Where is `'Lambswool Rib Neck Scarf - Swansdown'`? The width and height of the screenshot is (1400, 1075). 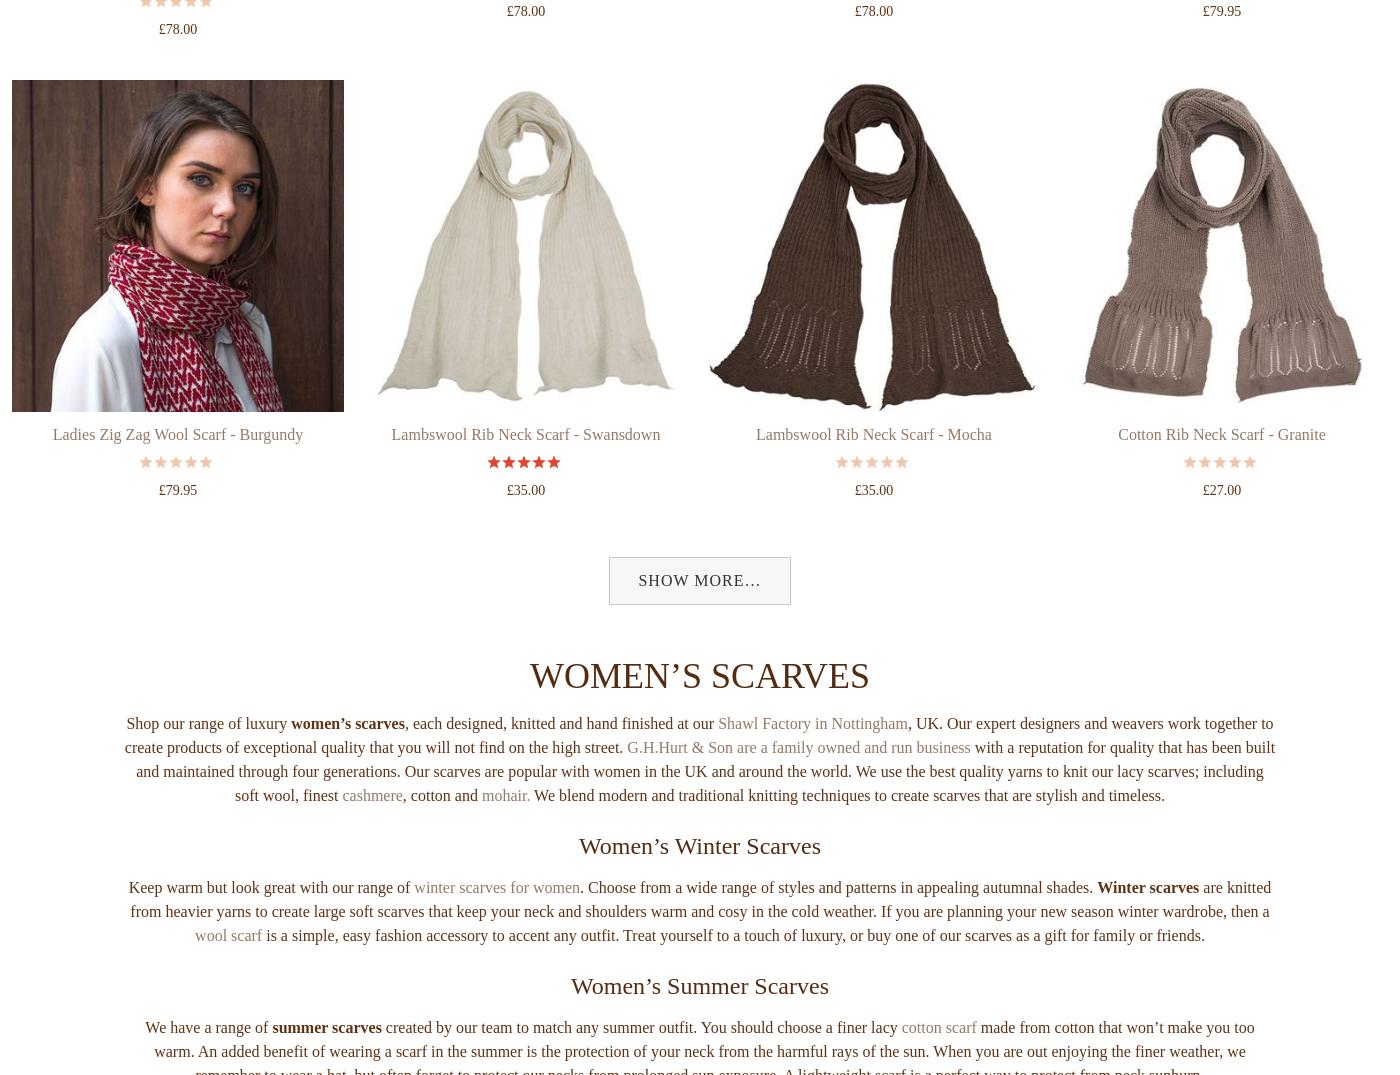 'Lambswool Rib Neck Scarf - Swansdown' is located at coordinates (525, 508).